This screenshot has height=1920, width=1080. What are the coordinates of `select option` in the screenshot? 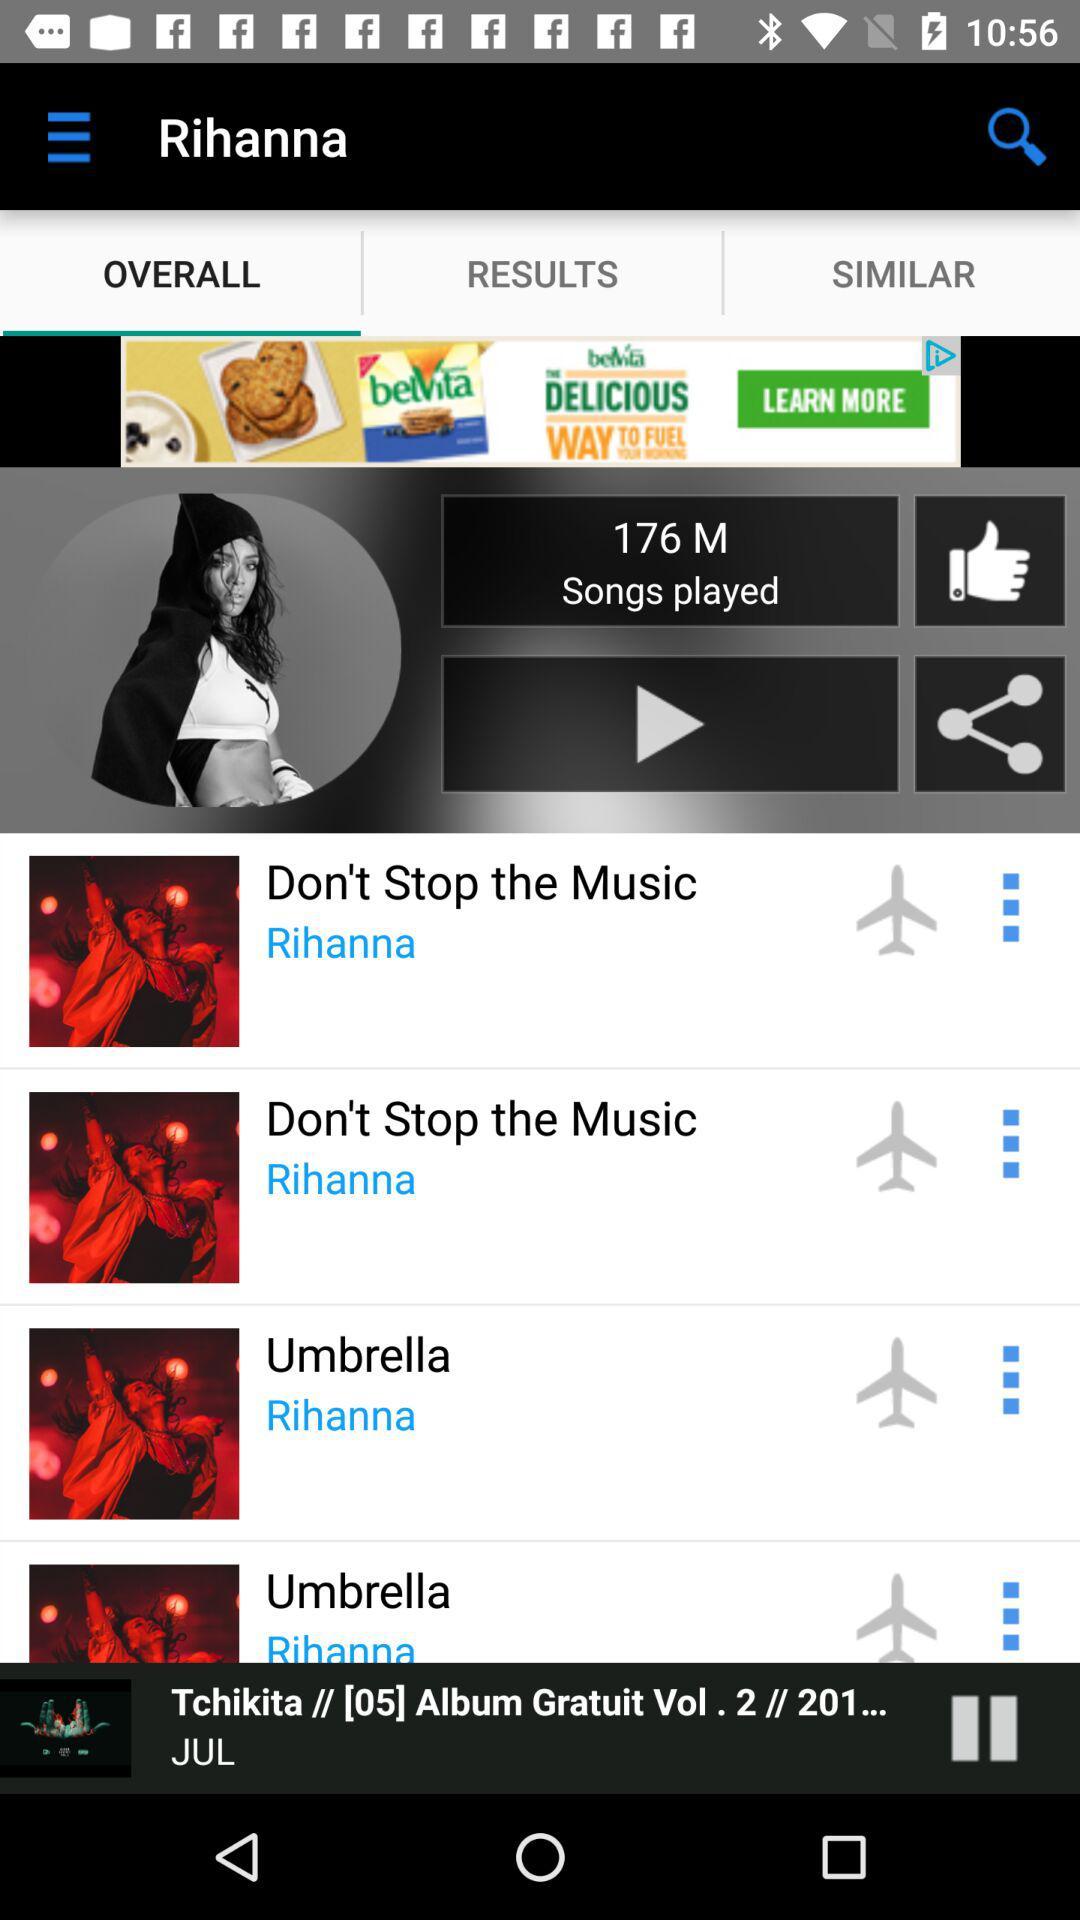 It's located at (1008, 1613).